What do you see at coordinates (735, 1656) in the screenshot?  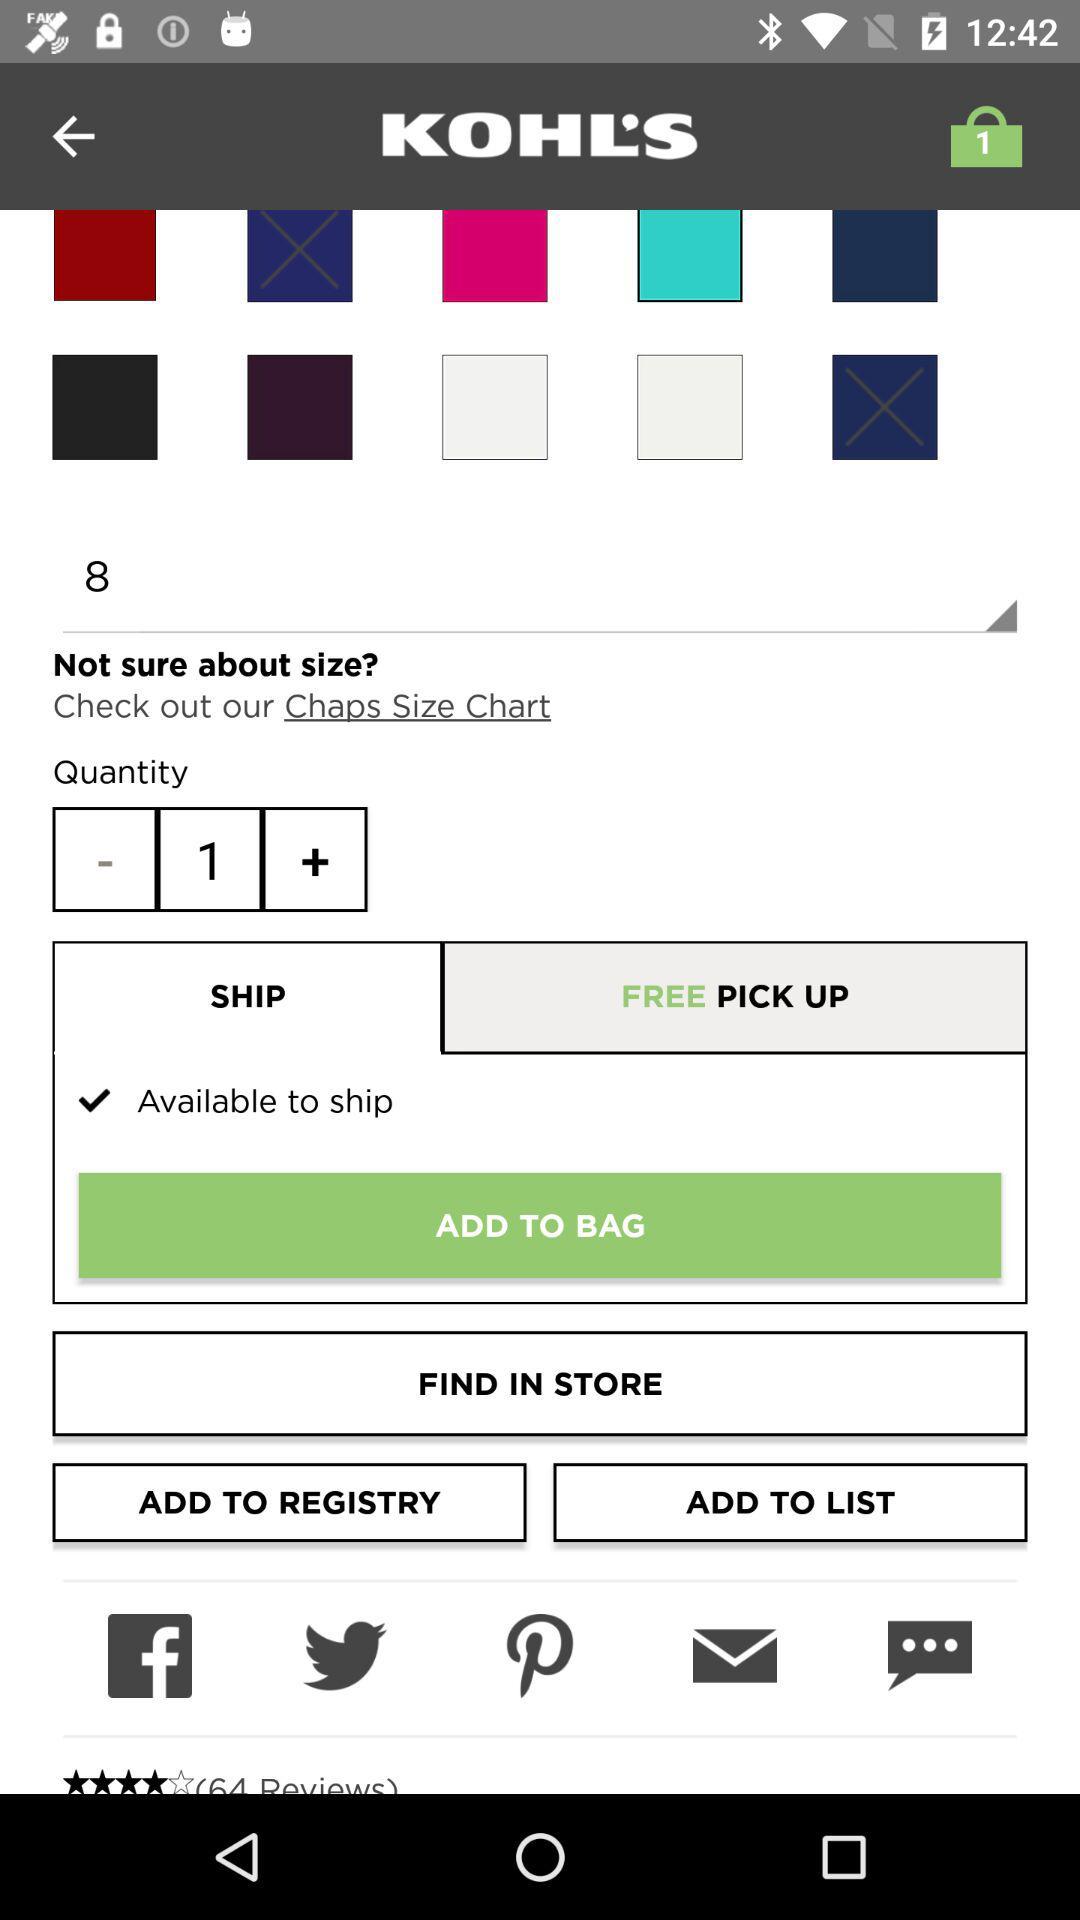 I see `send product information to my email address` at bounding box center [735, 1656].